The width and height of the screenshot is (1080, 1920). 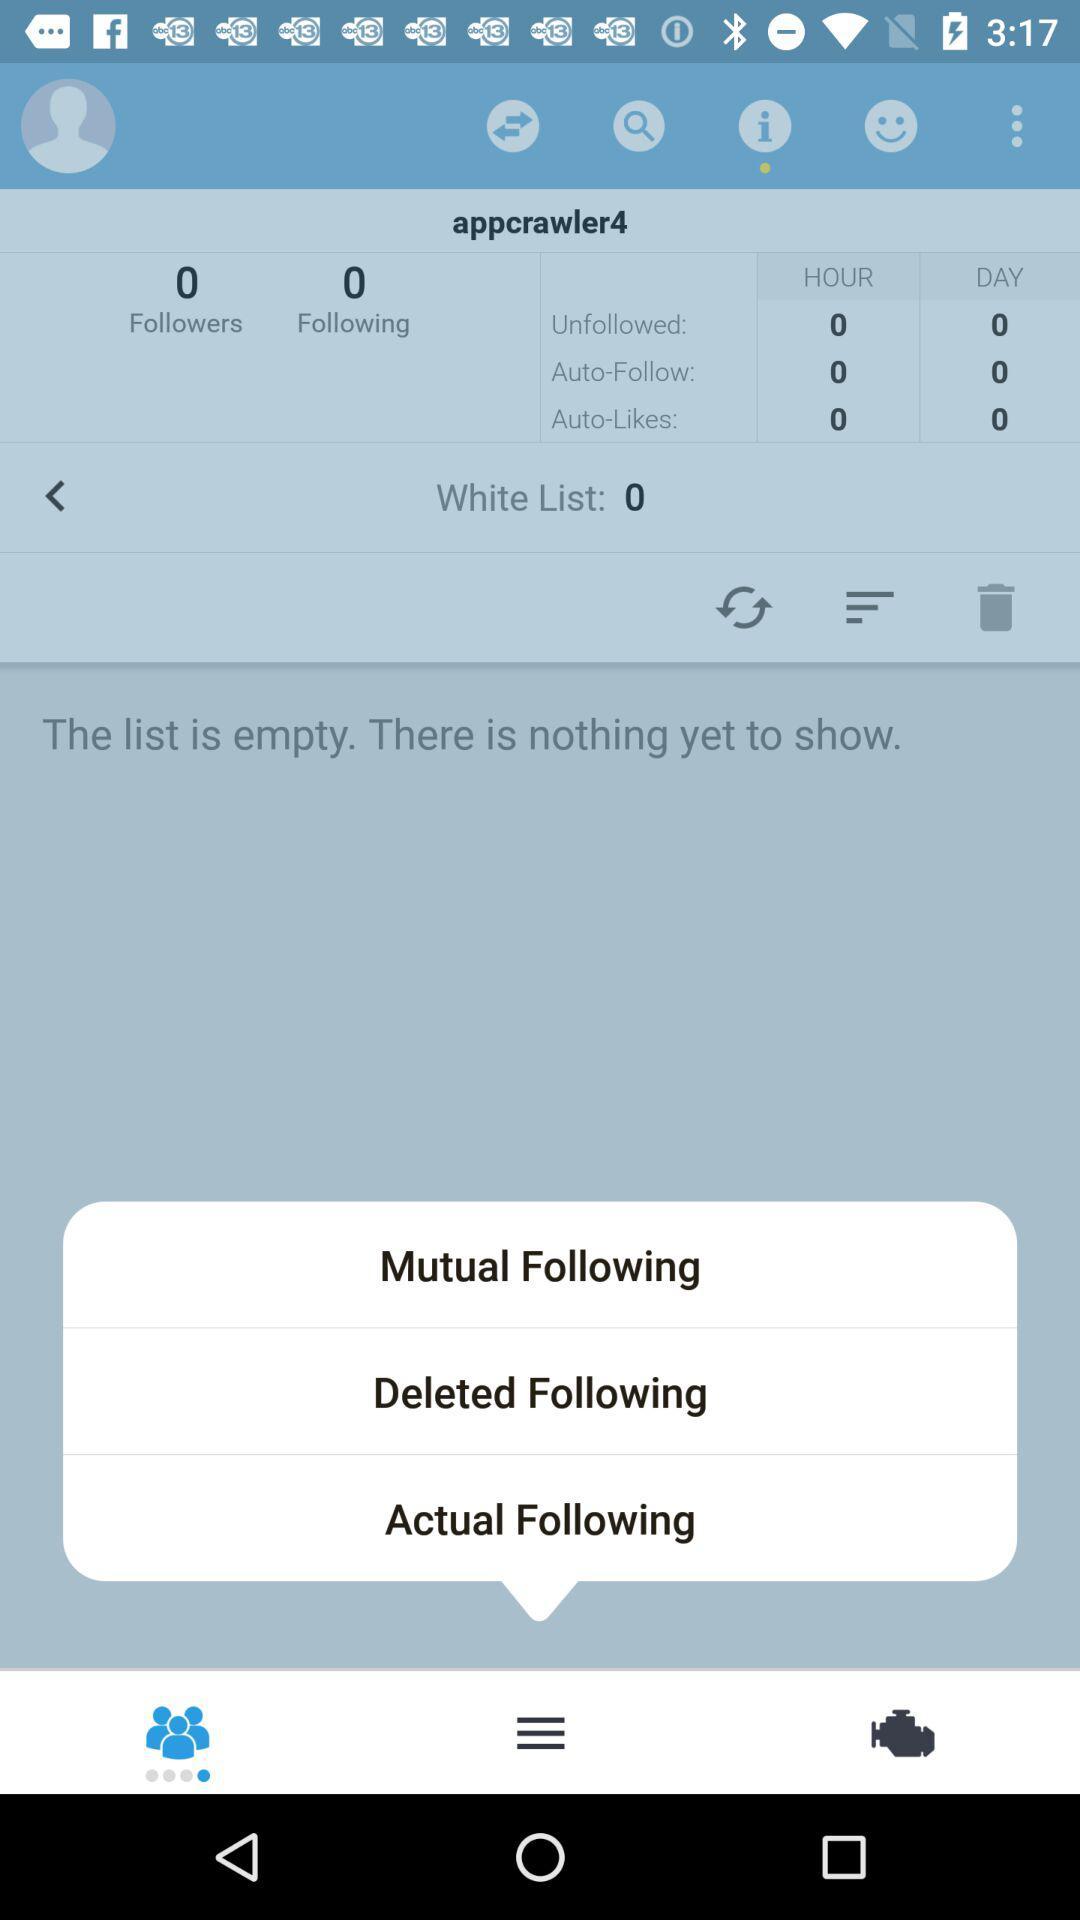 What do you see at coordinates (1017, 124) in the screenshot?
I see `item above the appcrawler4 icon` at bounding box center [1017, 124].